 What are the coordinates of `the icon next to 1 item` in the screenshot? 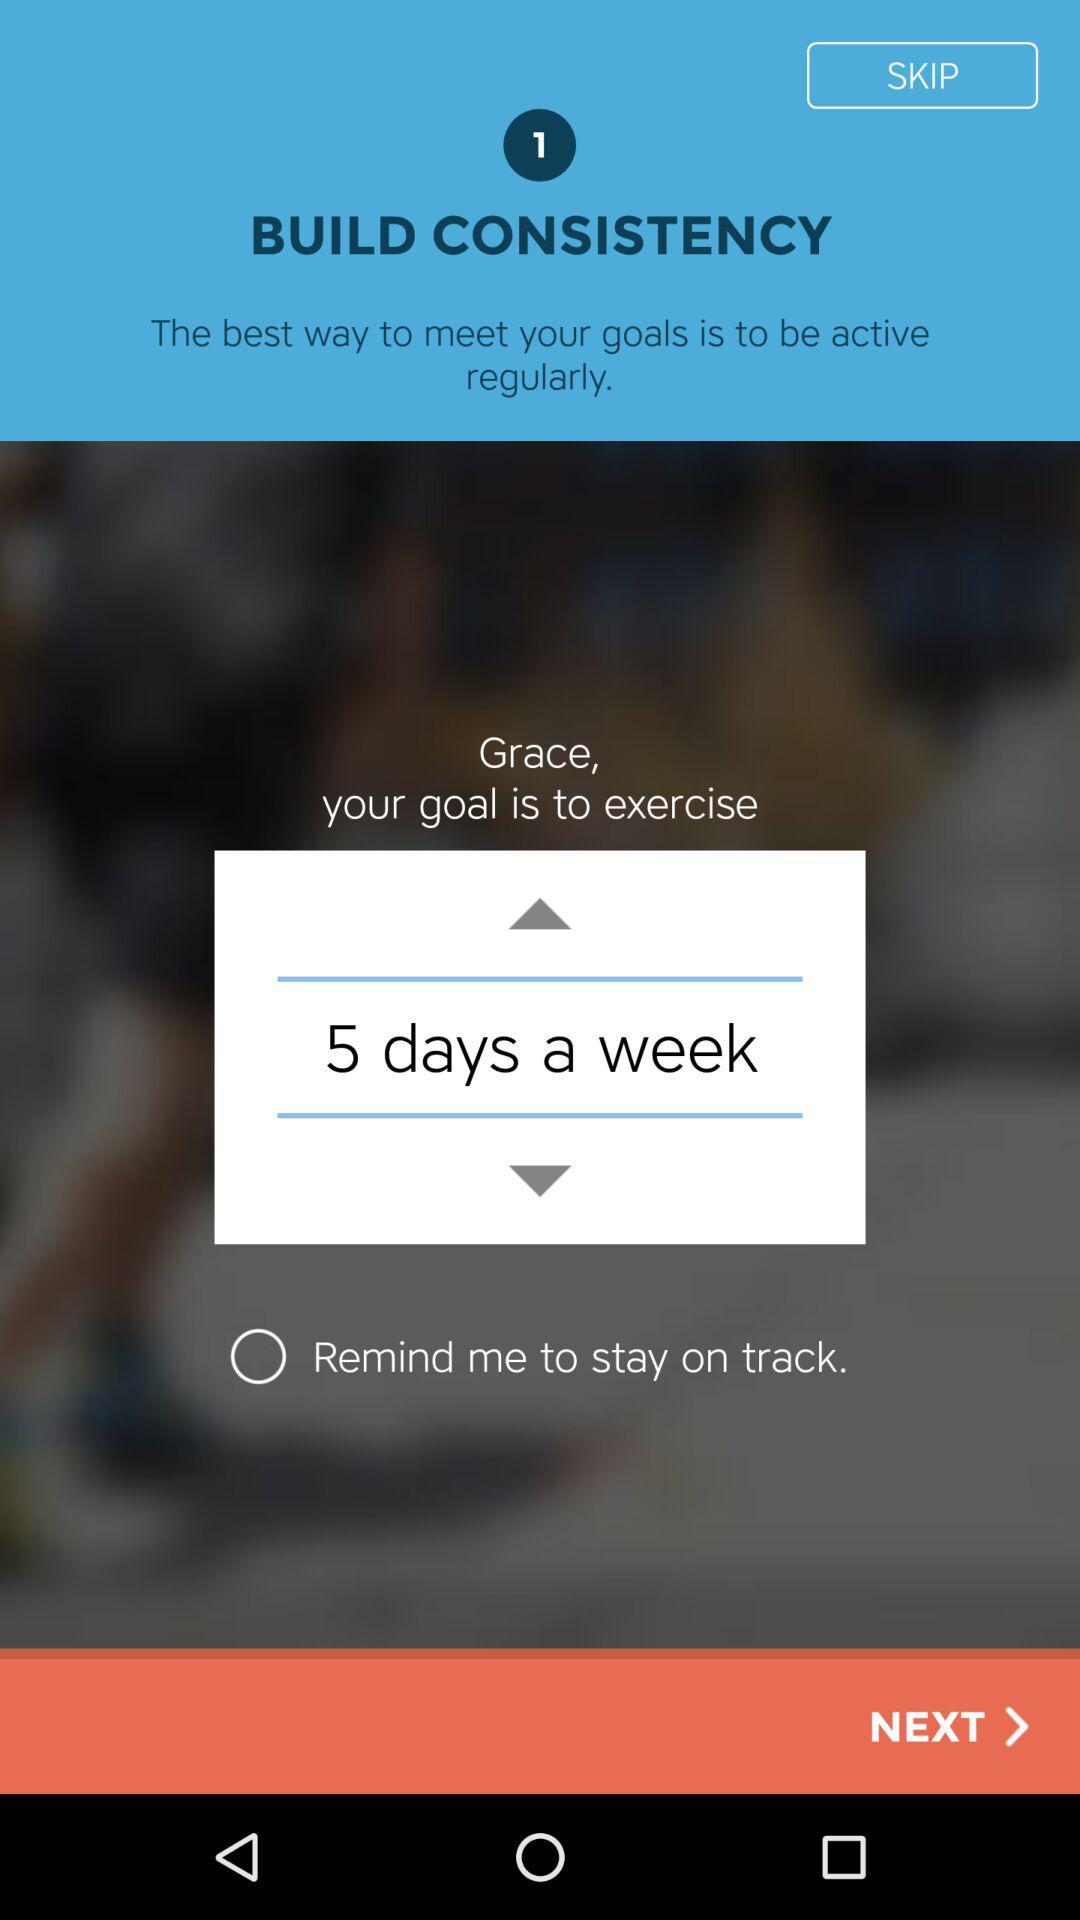 It's located at (922, 75).